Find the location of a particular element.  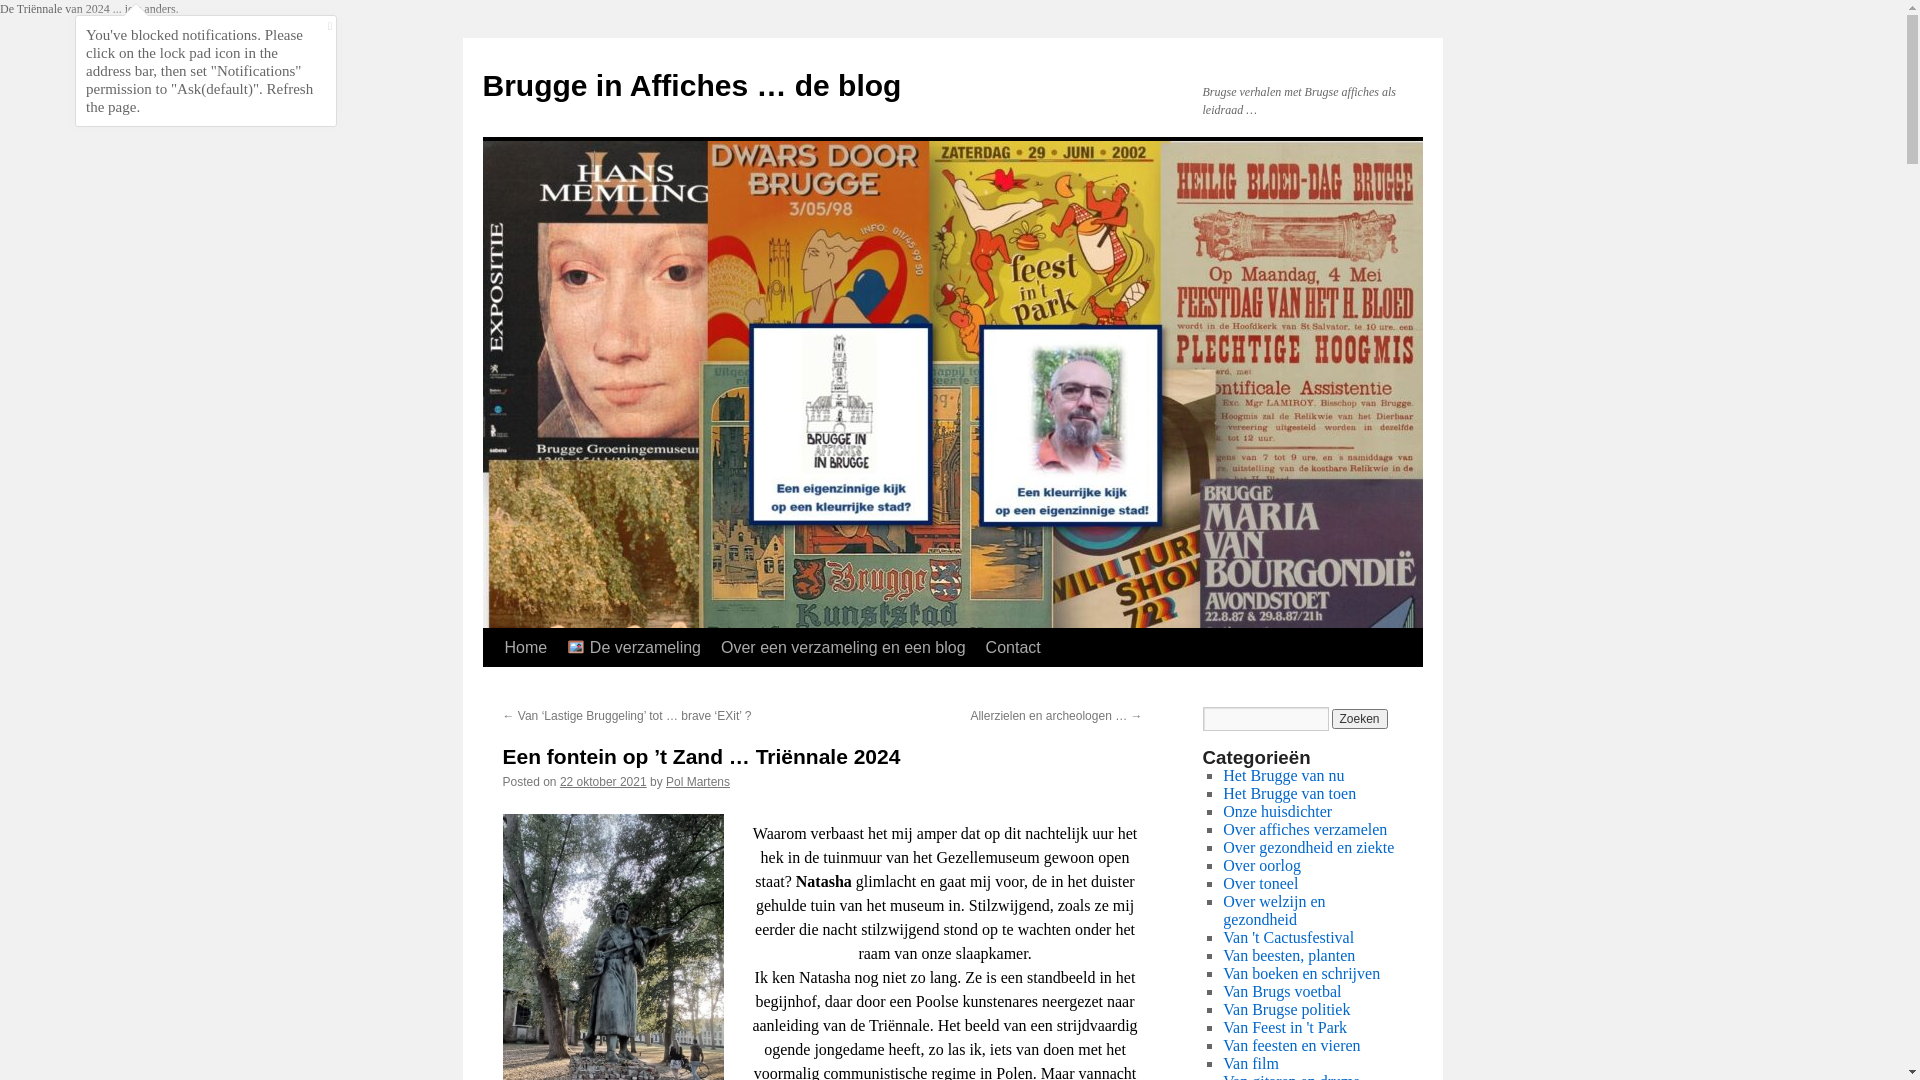

'Over welzijn en gezondheid' is located at coordinates (1272, 910).